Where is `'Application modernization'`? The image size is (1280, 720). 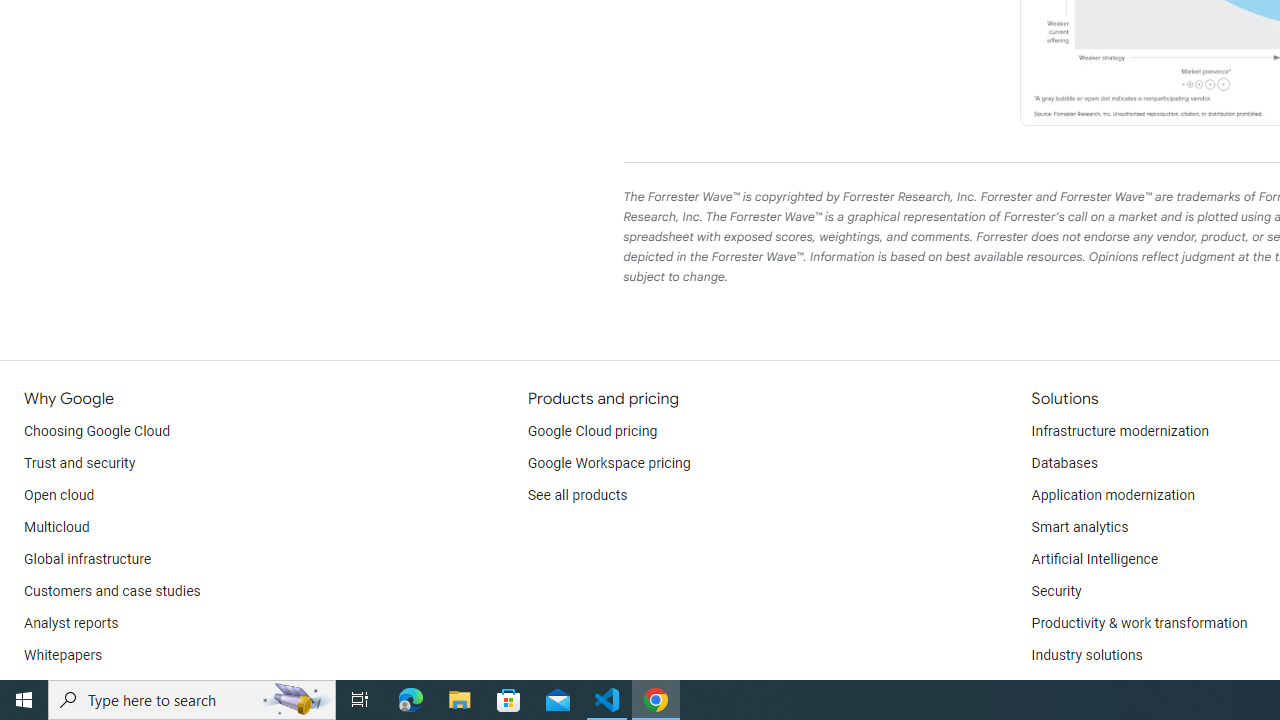 'Application modernization' is located at coordinates (1111, 495).